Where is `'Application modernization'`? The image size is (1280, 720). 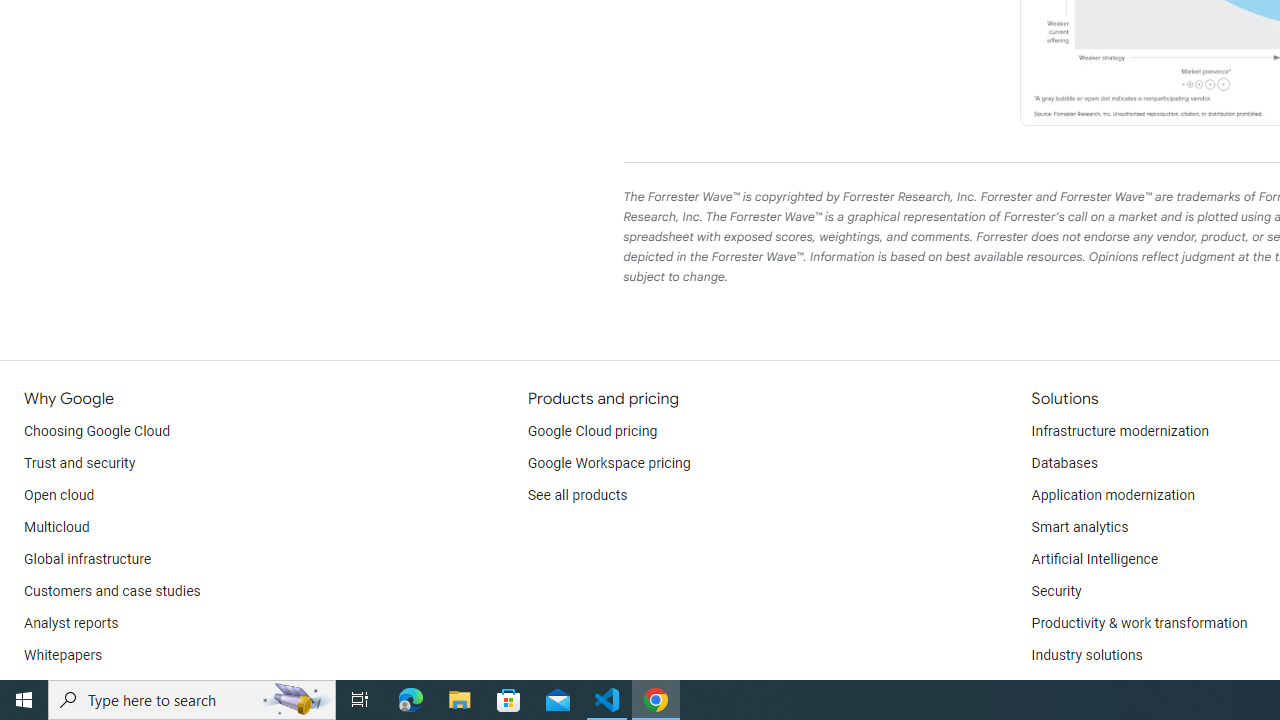 'Application modernization' is located at coordinates (1111, 495).